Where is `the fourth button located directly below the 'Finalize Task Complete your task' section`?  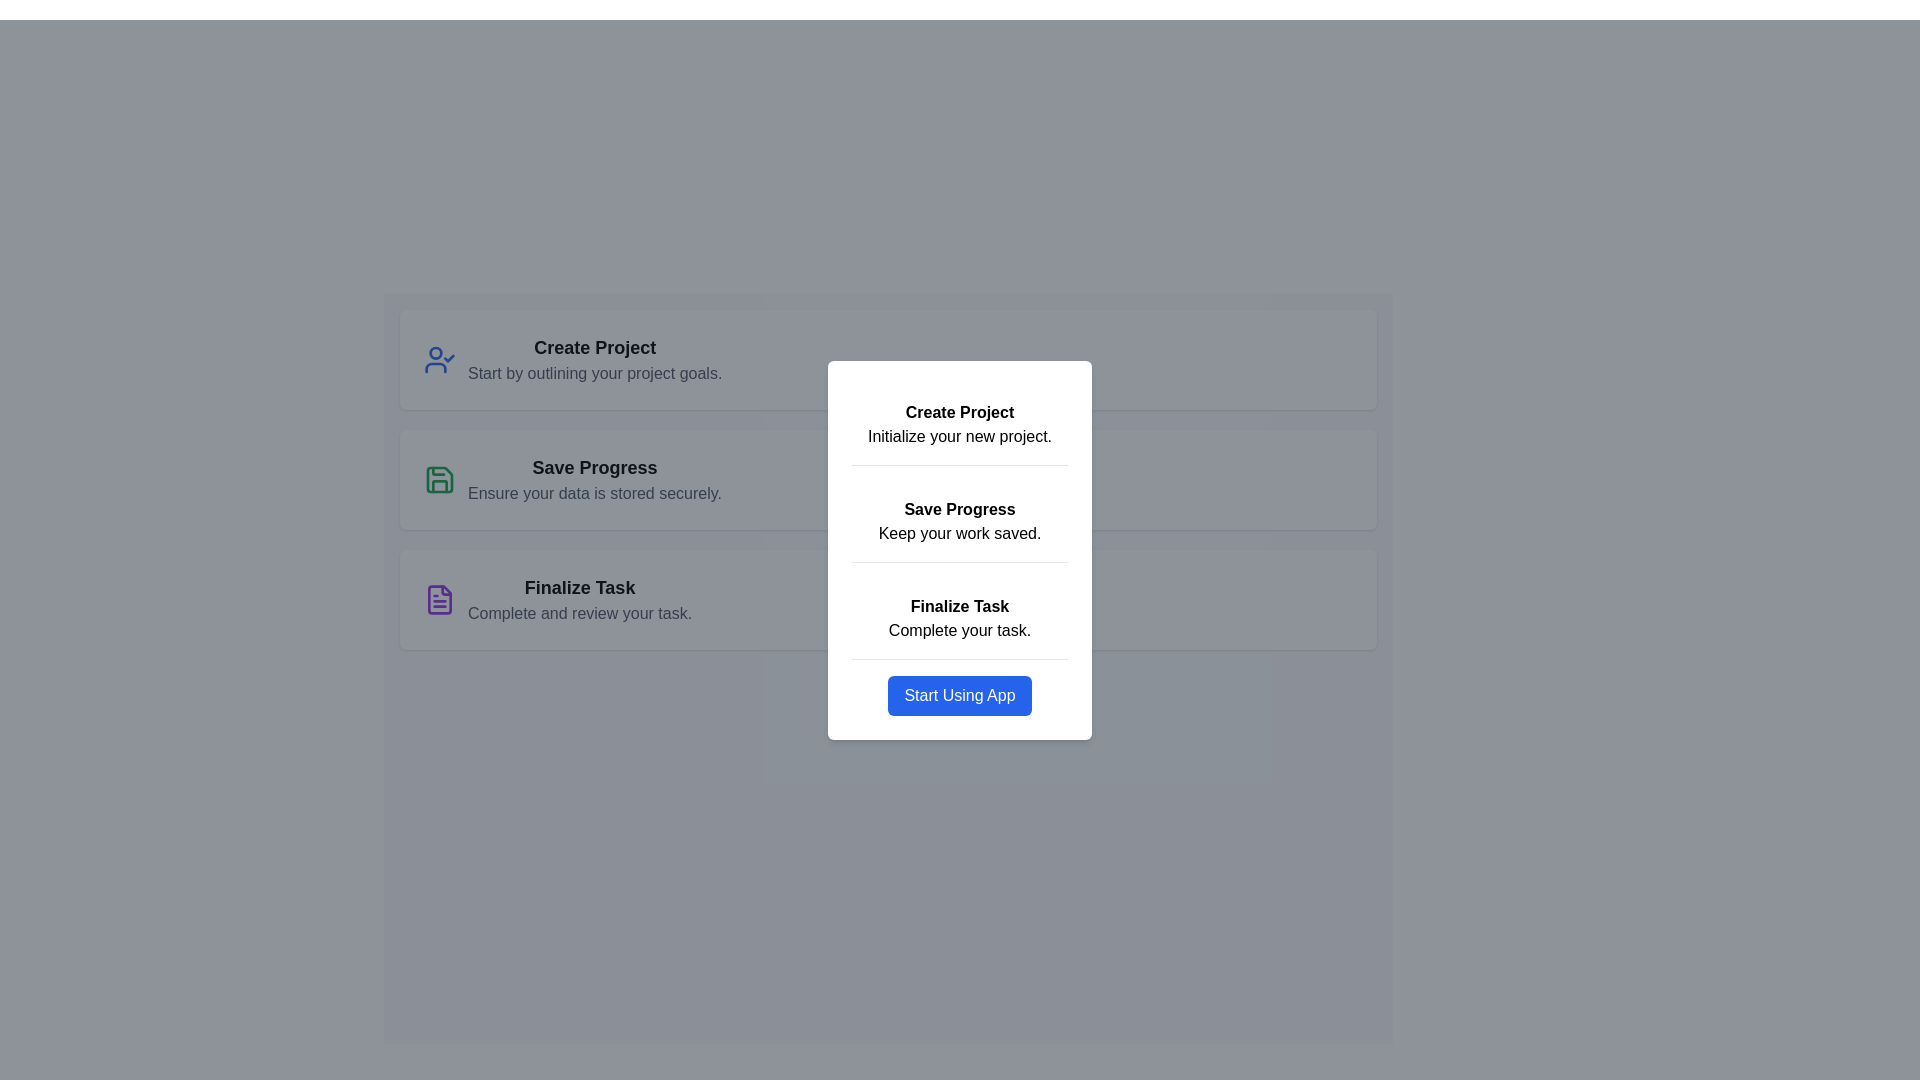 the fourth button located directly below the 'Finalize Task Complete your task' section is located at coordinates (960, 694).